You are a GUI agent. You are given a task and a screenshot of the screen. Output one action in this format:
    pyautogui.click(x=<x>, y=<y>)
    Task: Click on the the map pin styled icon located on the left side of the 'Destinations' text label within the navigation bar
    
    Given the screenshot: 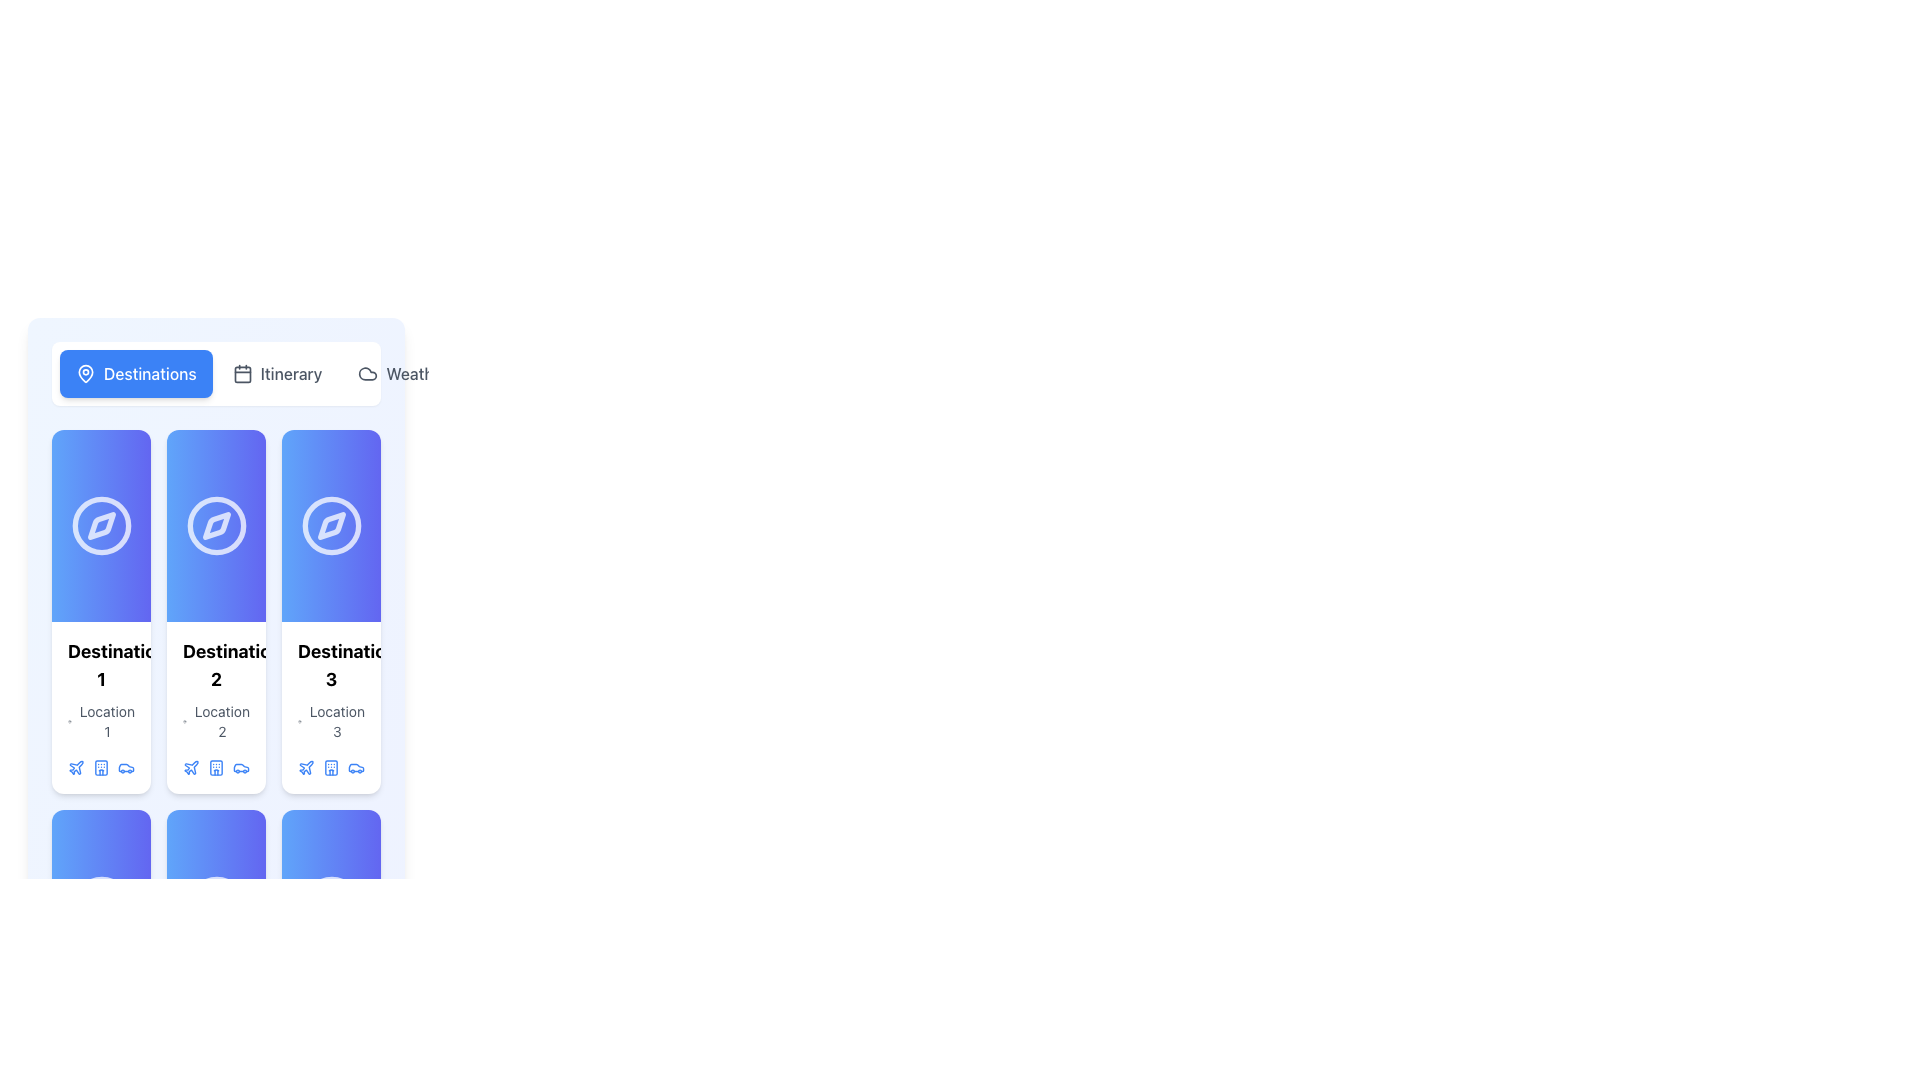 What is the action you would take?
    pyautogui.click(x=85, y=374)
    